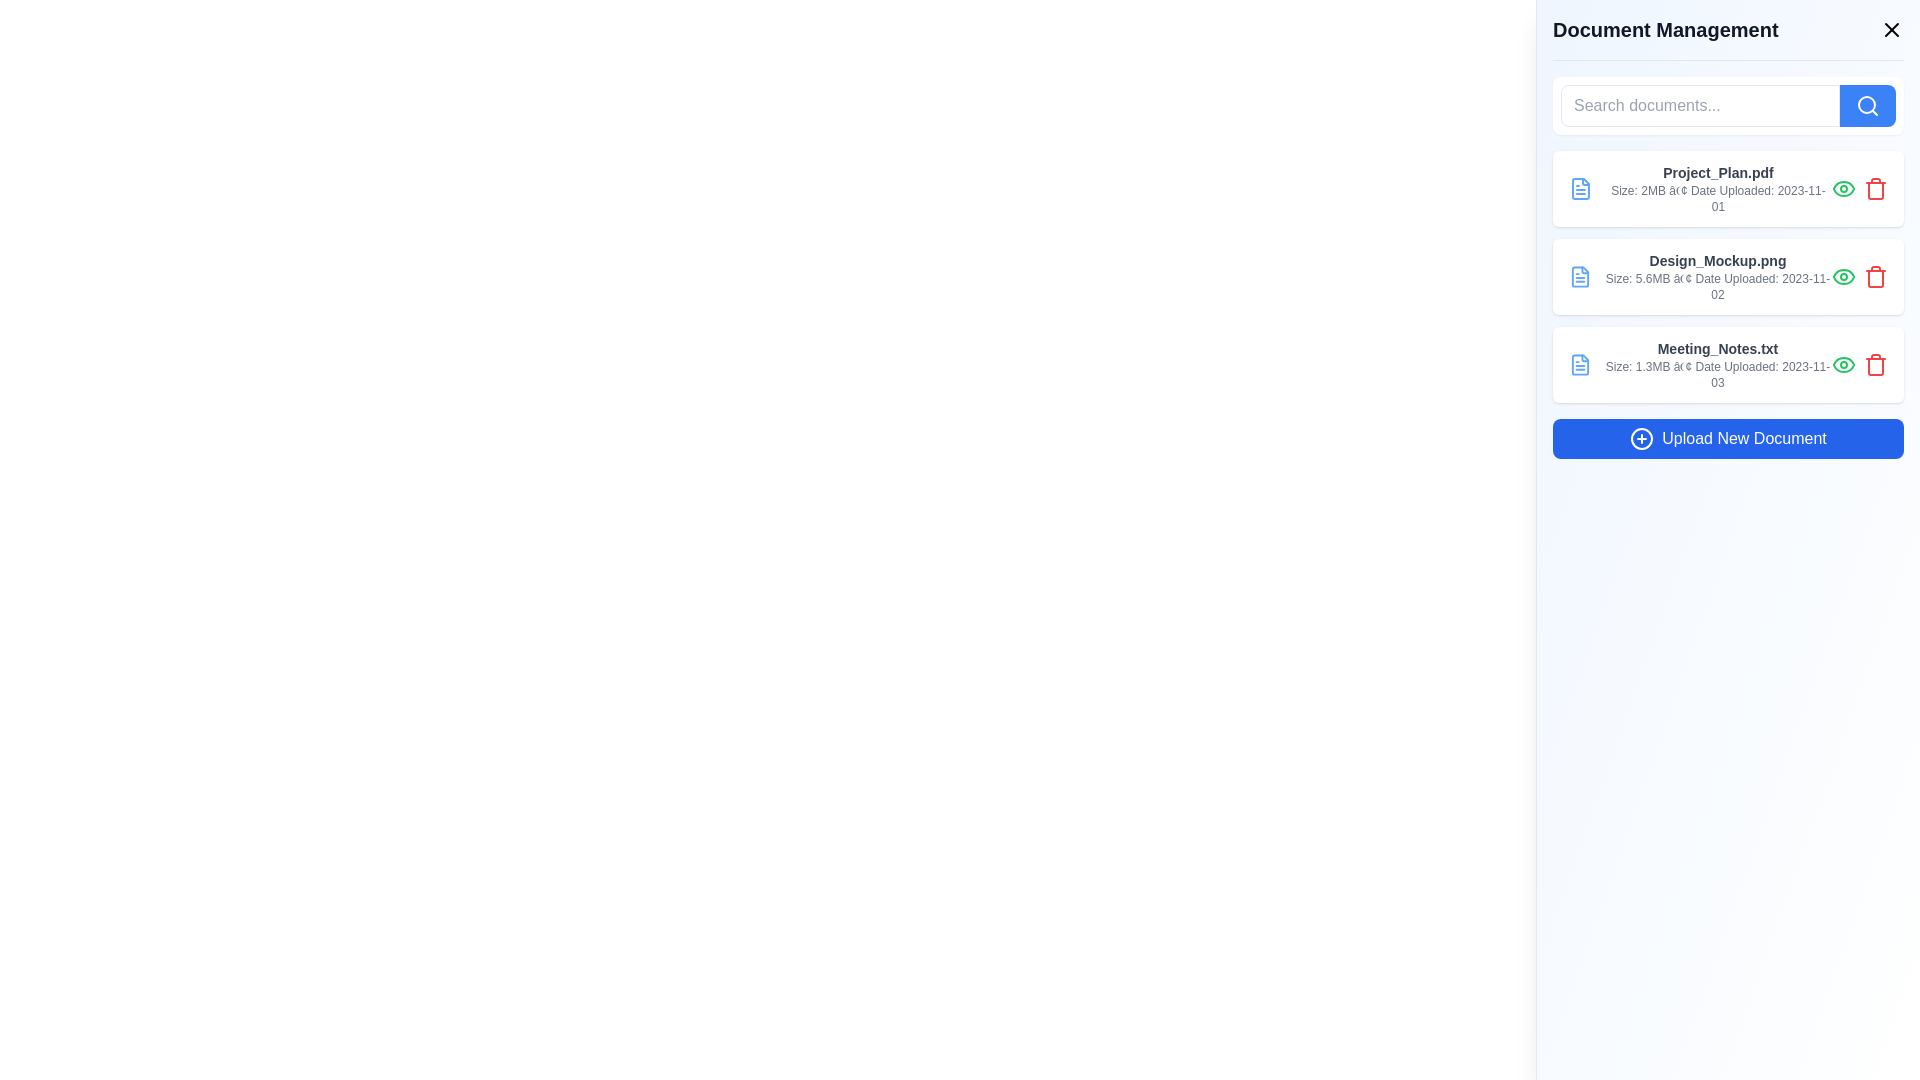 The image size is (1920, 1080). Describe the element at coordinates (1665, 30) in the screenshot. I see `the non-interactive text label indicating the 'Document Management' section, located in the upper right section of the interface` at that location.